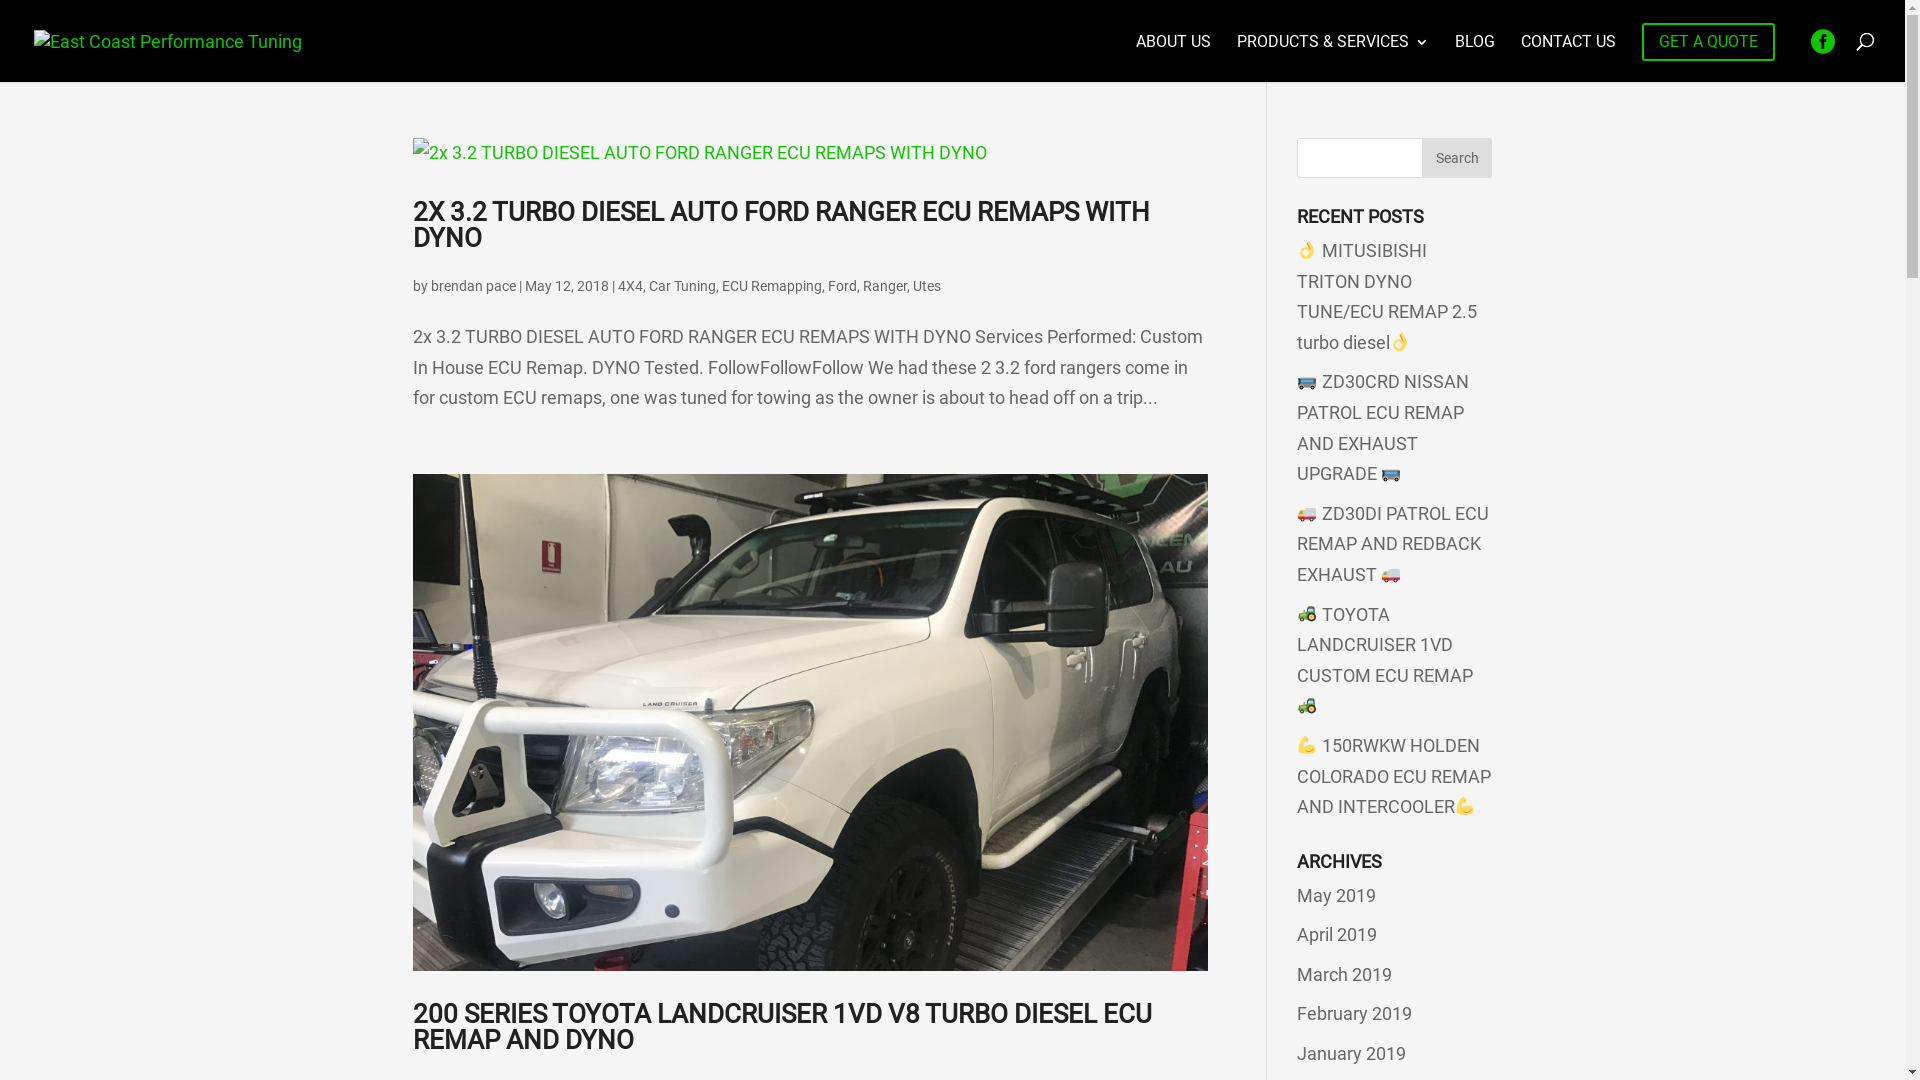 The width and height of the screenshot is (1920, 1080). Describe the element at coordinates (1344, 973) in the screenshot. I see `'March 2019'` at that location.